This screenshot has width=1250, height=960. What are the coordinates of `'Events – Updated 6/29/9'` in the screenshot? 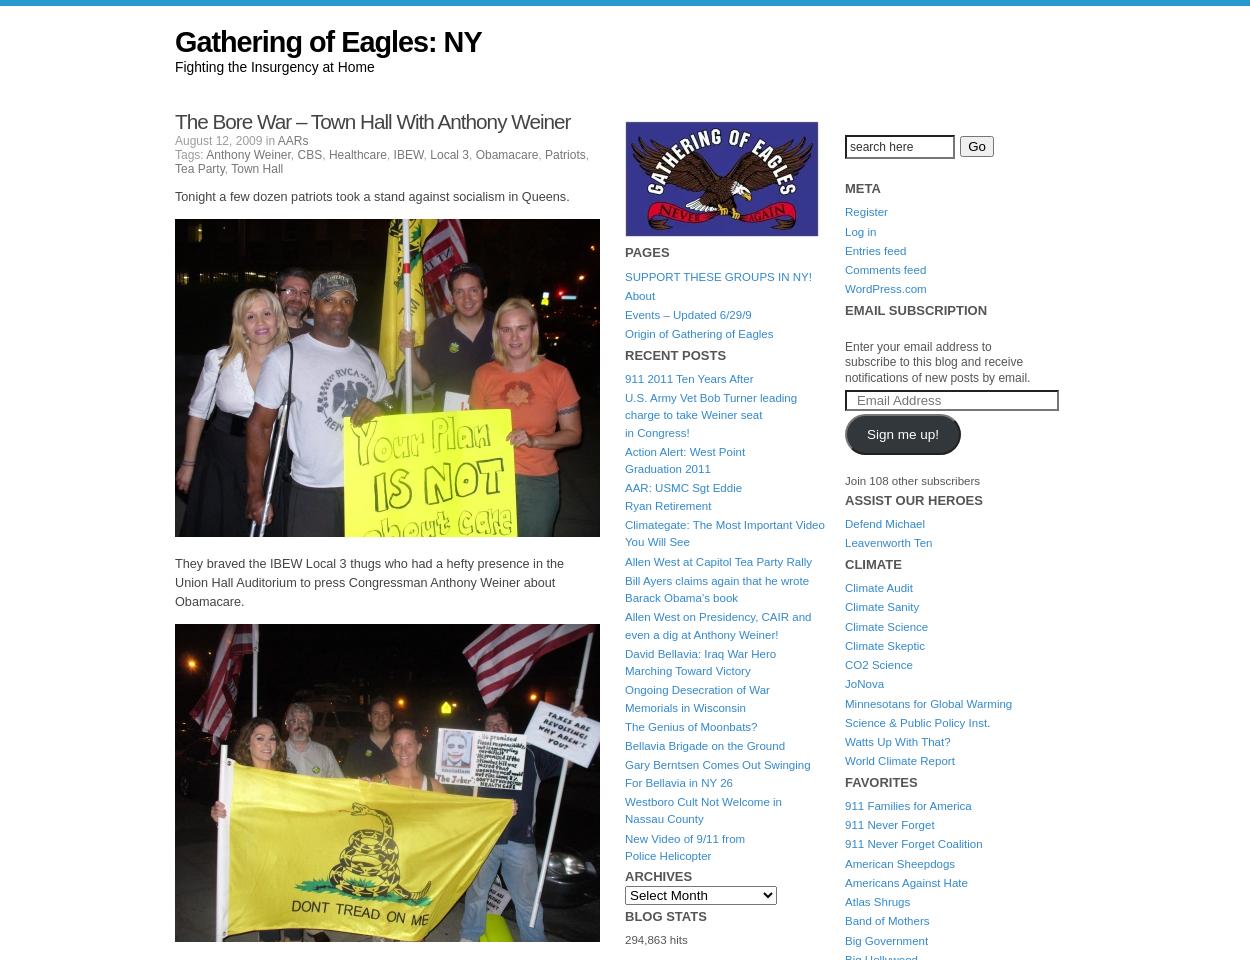 It's located at (688, 314).